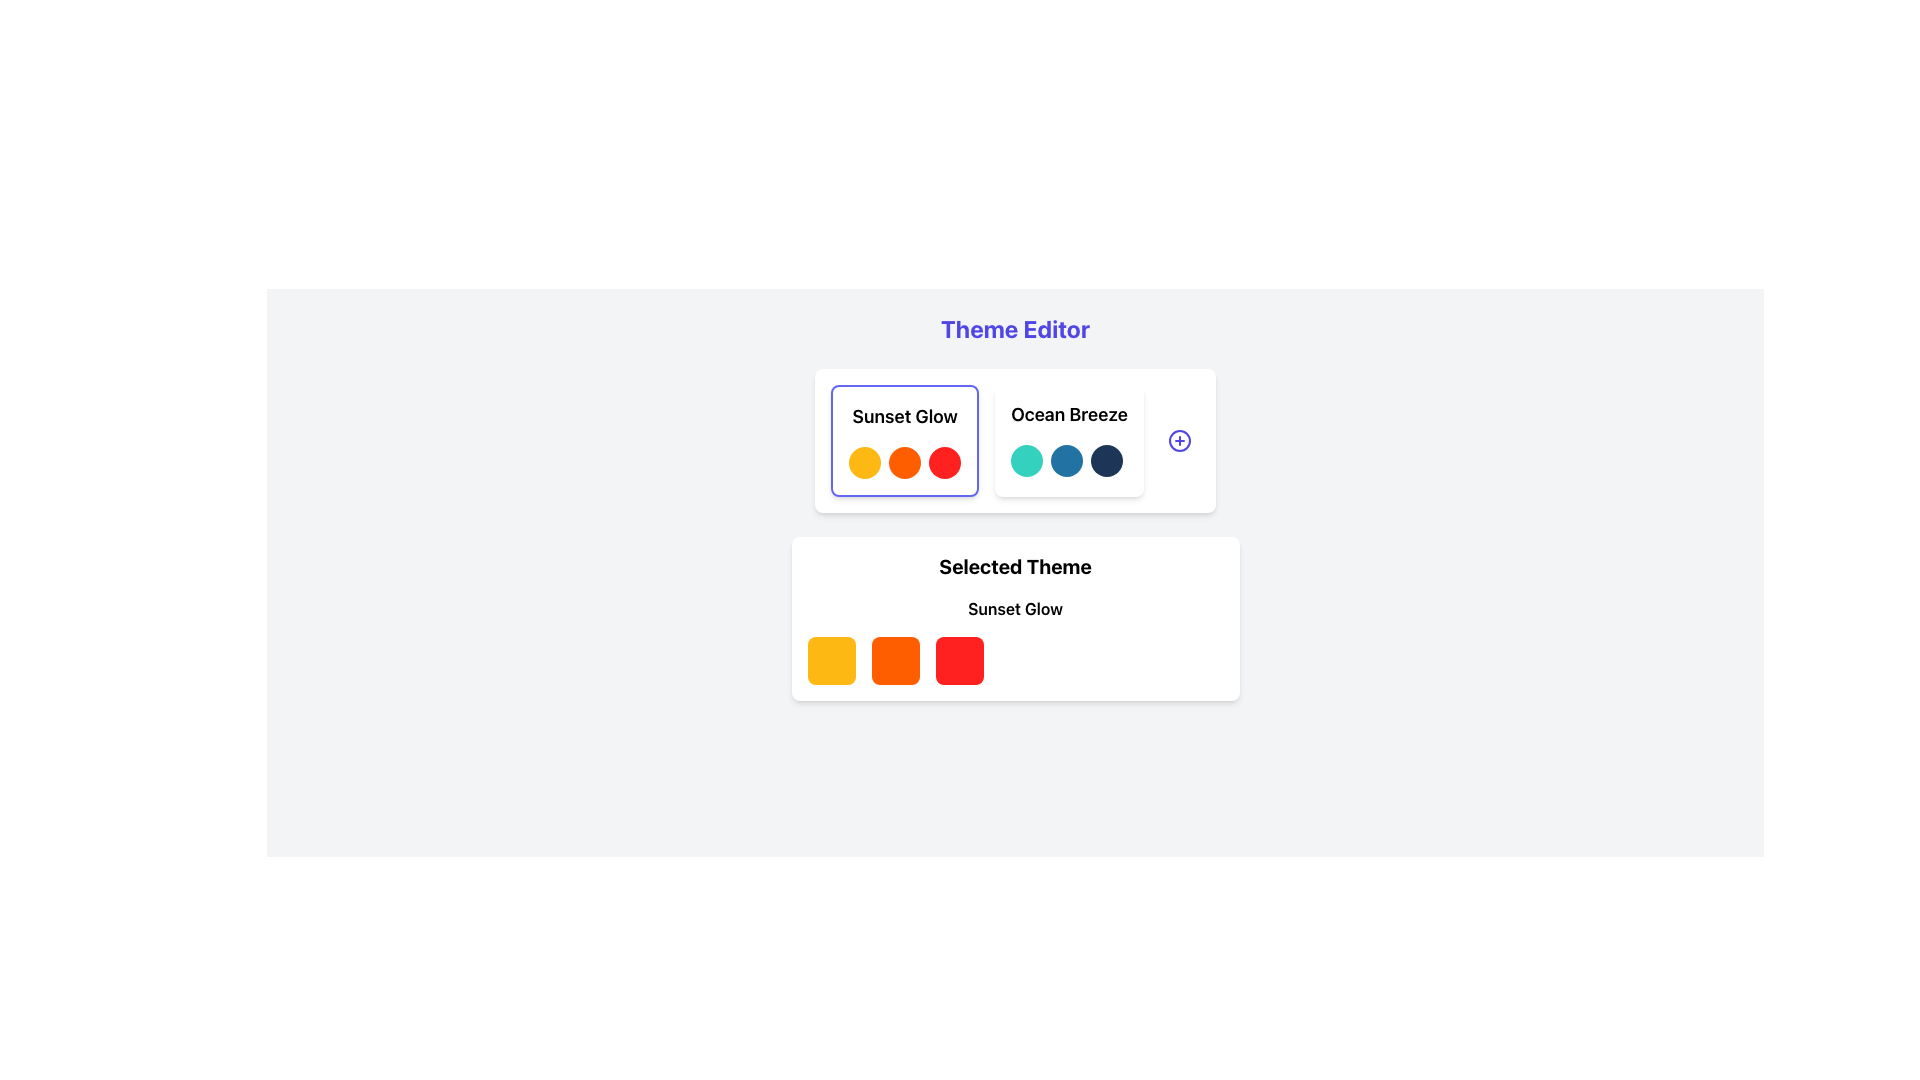 This screenshot has height=1080, width=1920. Describe the element at coordinates (904, 439) in the screenshot. I see `the selectable item labeled 'Sunset Glow' in the 'Theme Editor' panel` at that location.